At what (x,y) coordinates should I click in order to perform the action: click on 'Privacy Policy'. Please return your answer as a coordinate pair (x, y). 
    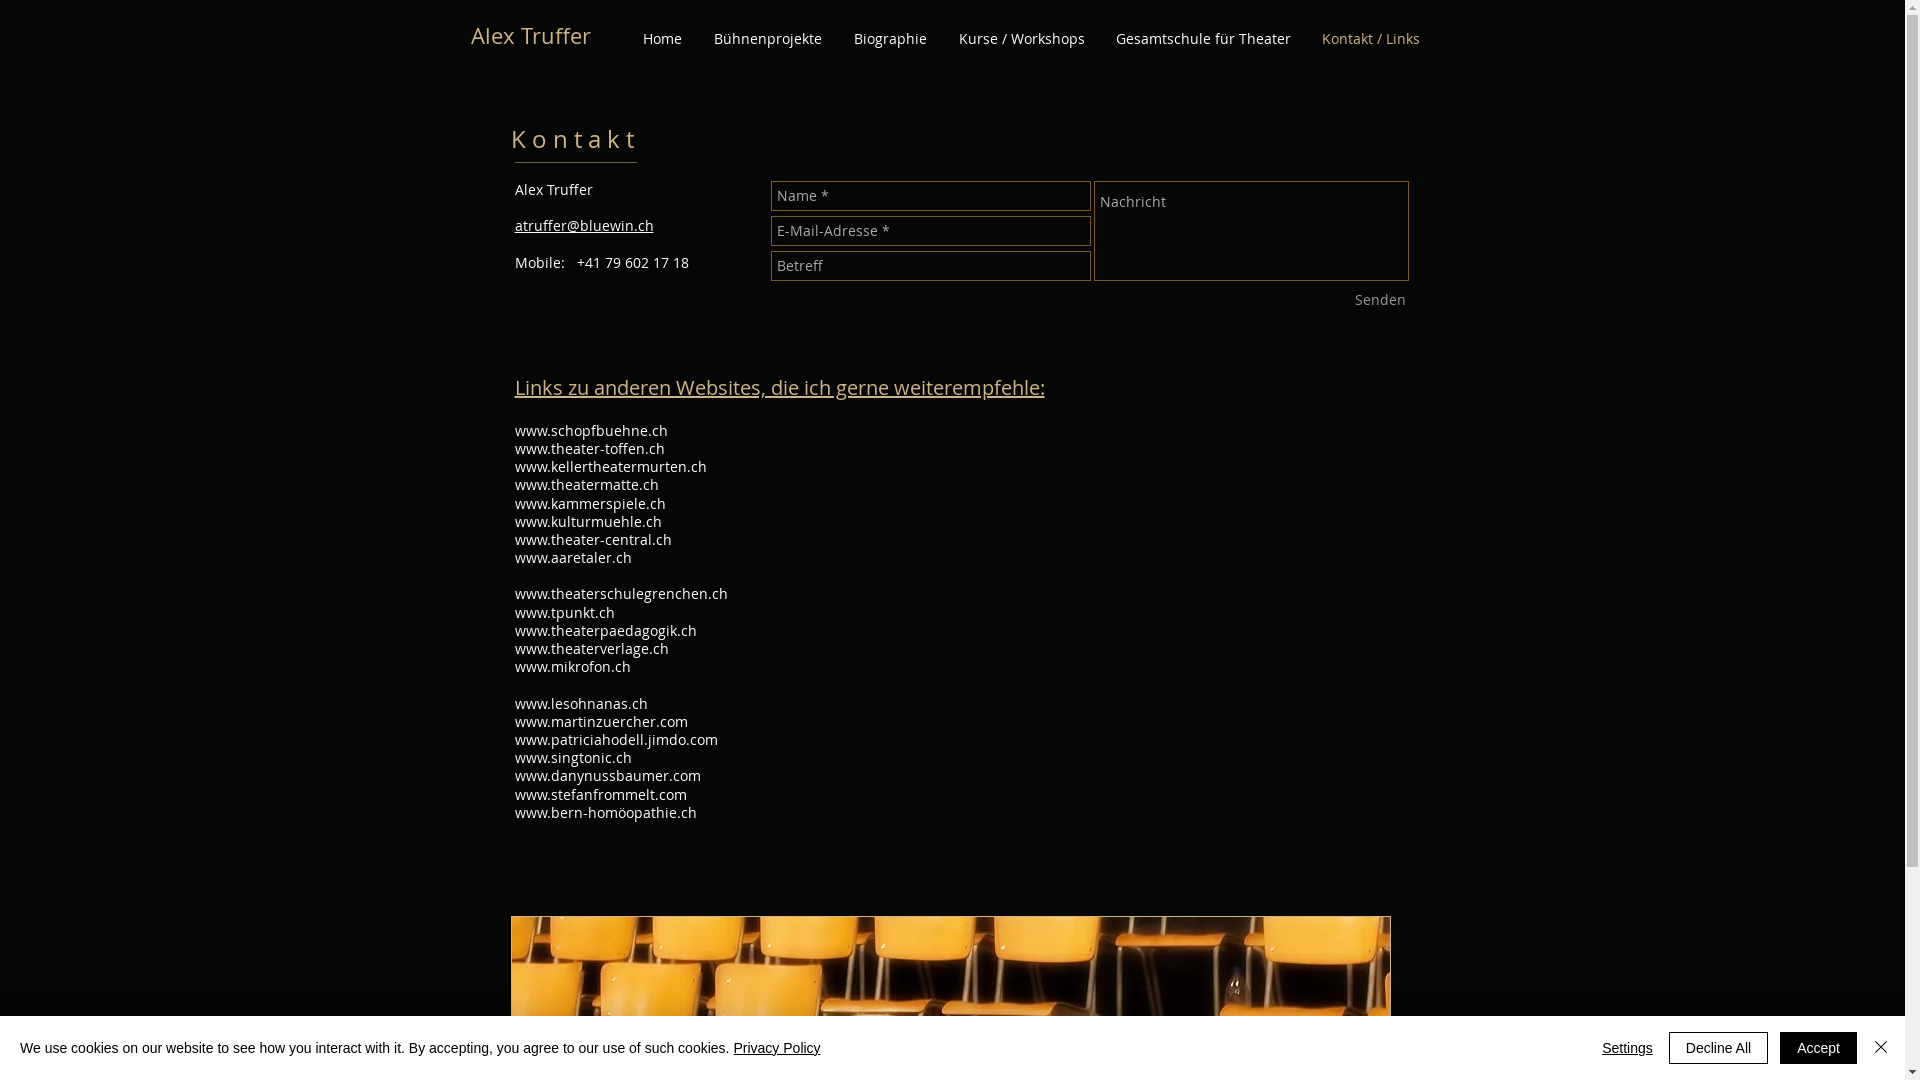
    Looking at the image, I should click on (732, 1047).